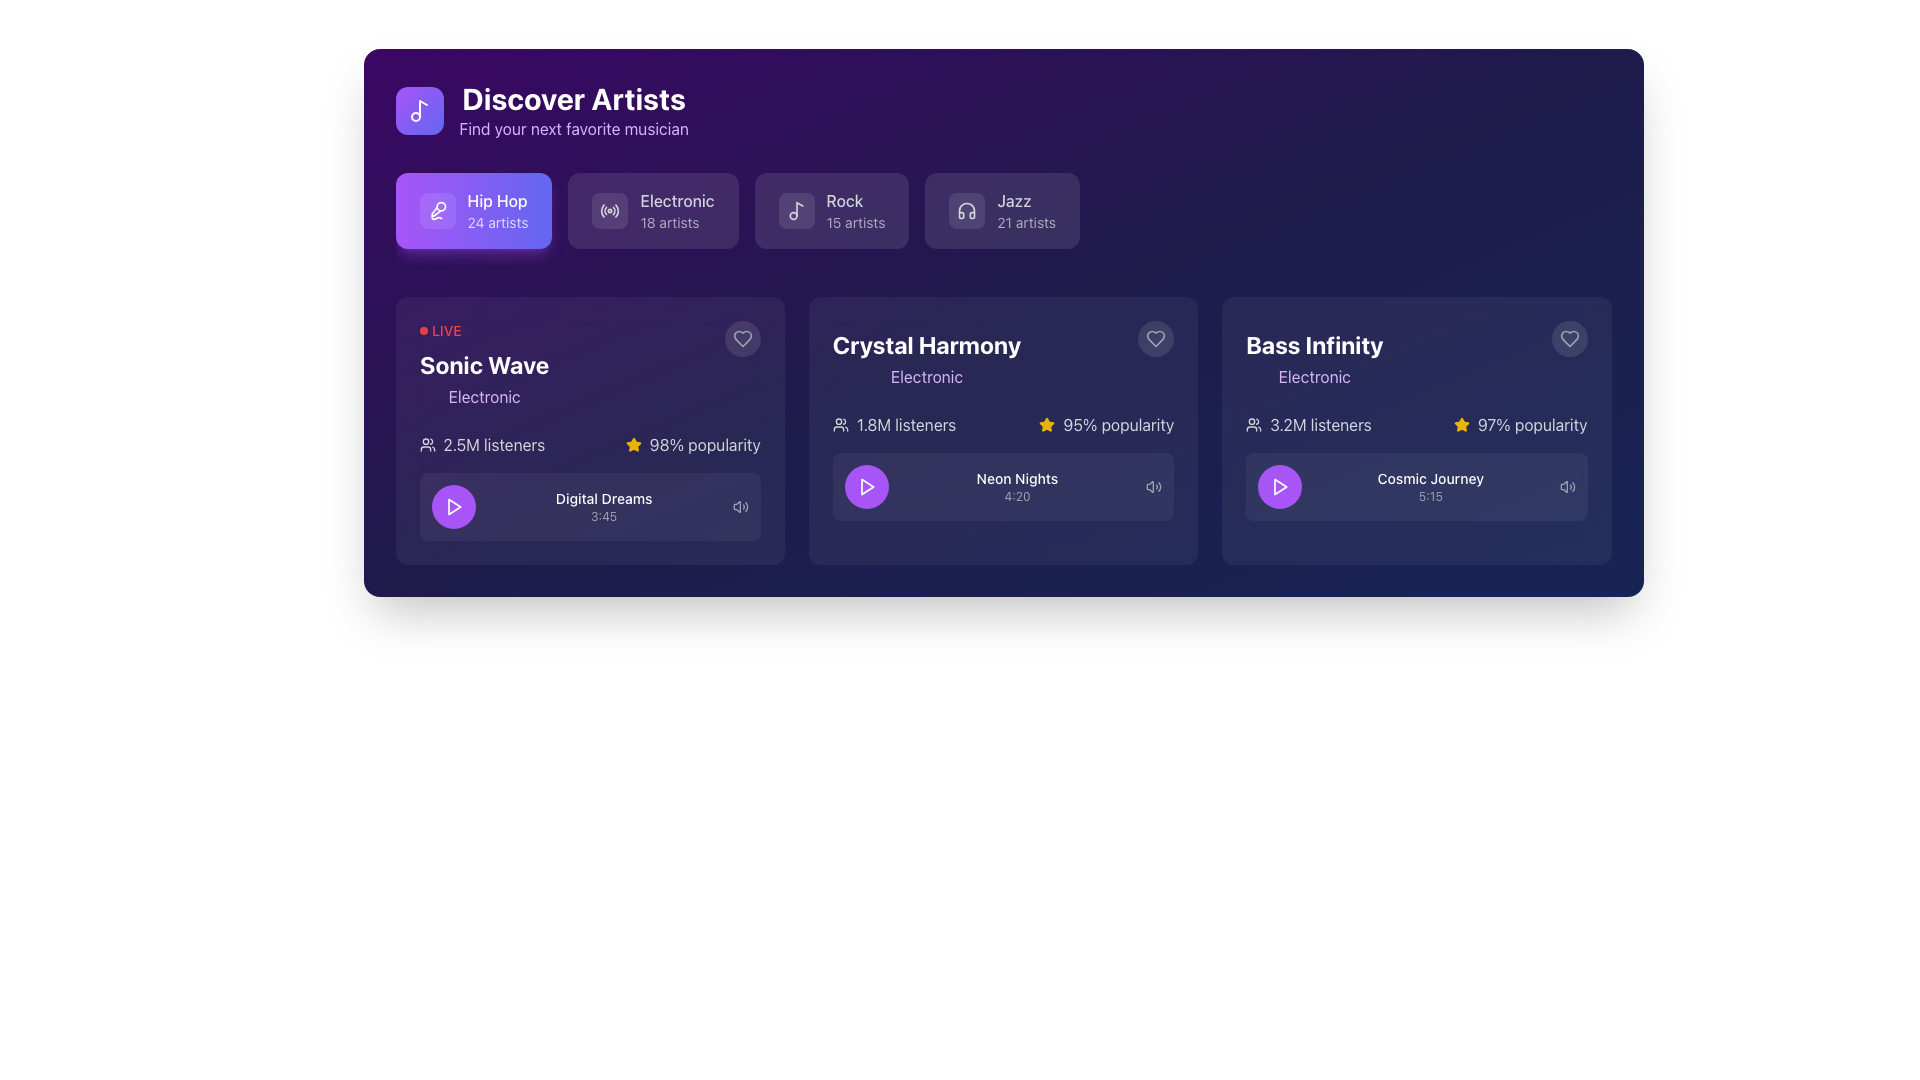 The image size is (1920, 1080). What do you see at coordinates (867, 486) in the screenshot?
I see `the play icon located within the circular play button in the card titled 'Crystal Harmony' in the middle section of the interface` at bounding box center [867, 486].